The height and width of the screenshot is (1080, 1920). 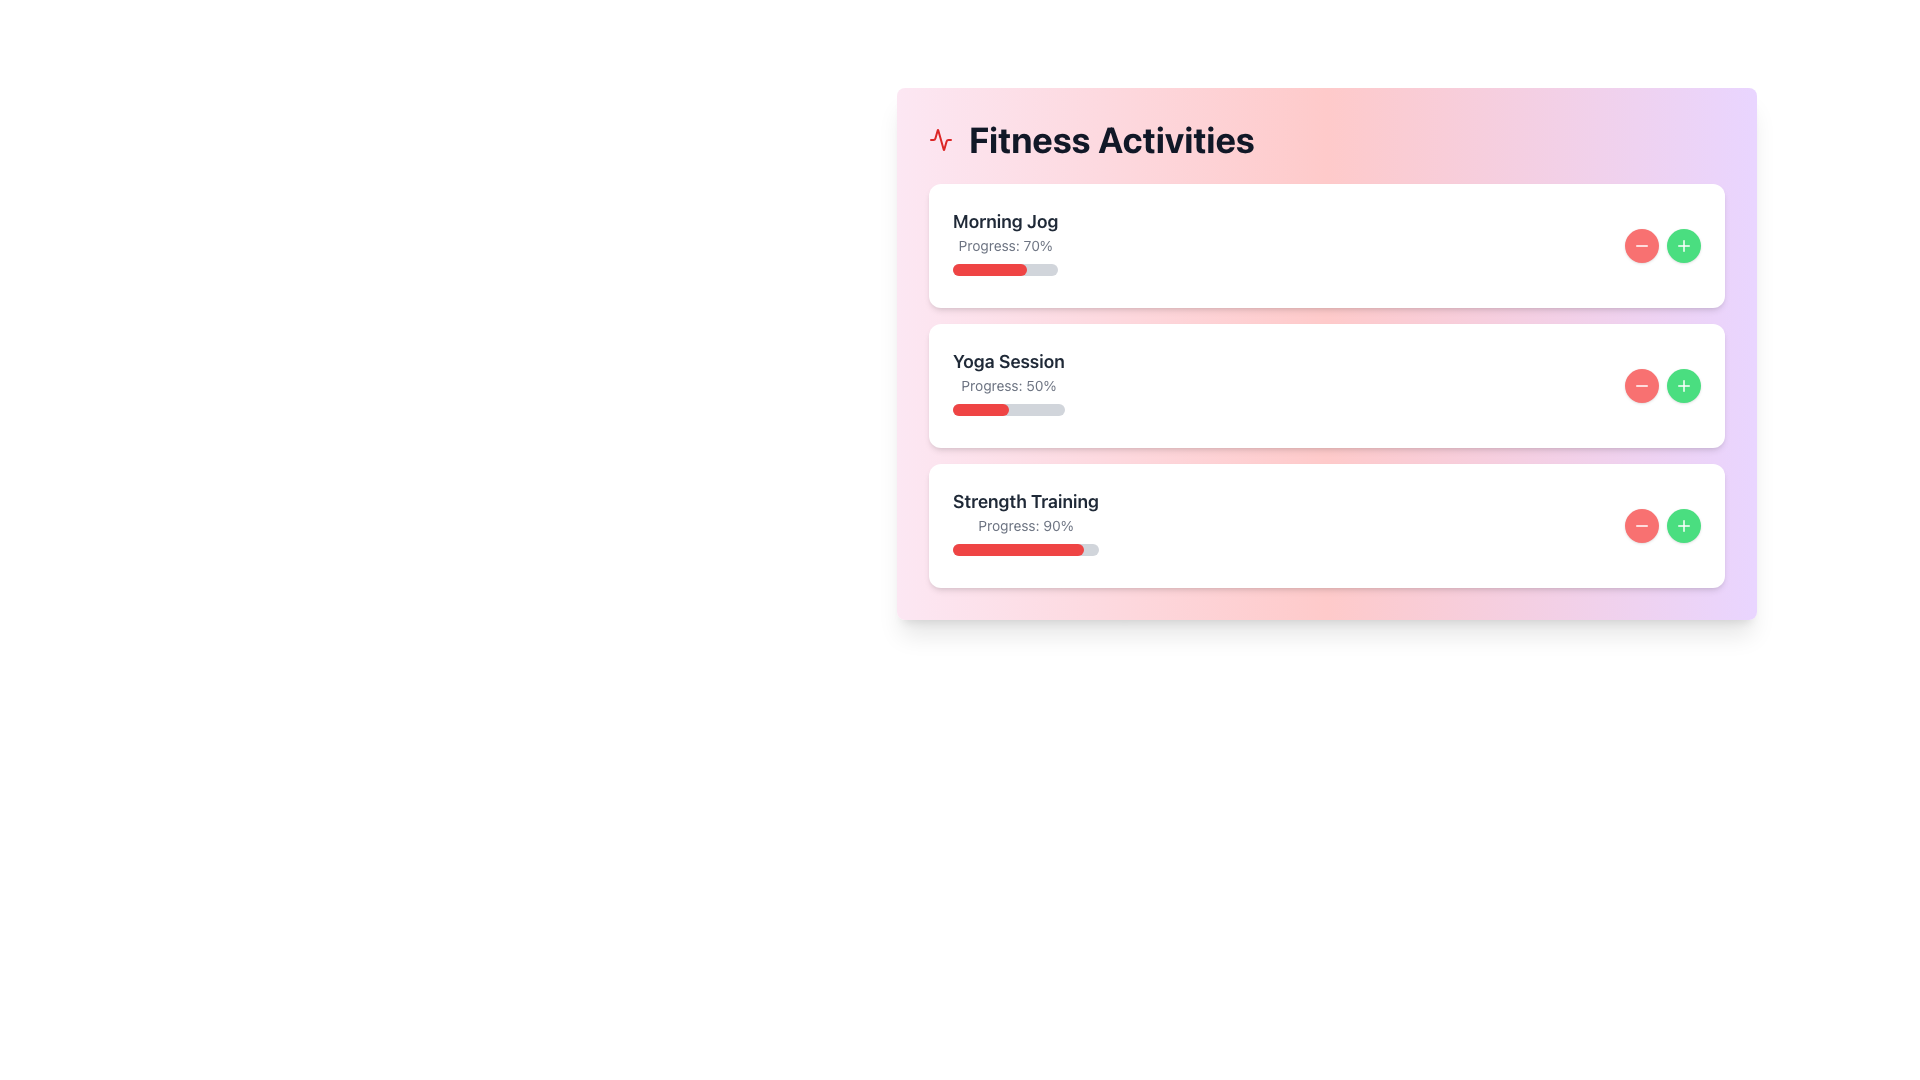 What do you see at coordinates (1683, 245) in the screenshot?
I see `the circular green button with a white '+' icon located at the rightmost end of the top activity section` at bounding box center [1683, 245].